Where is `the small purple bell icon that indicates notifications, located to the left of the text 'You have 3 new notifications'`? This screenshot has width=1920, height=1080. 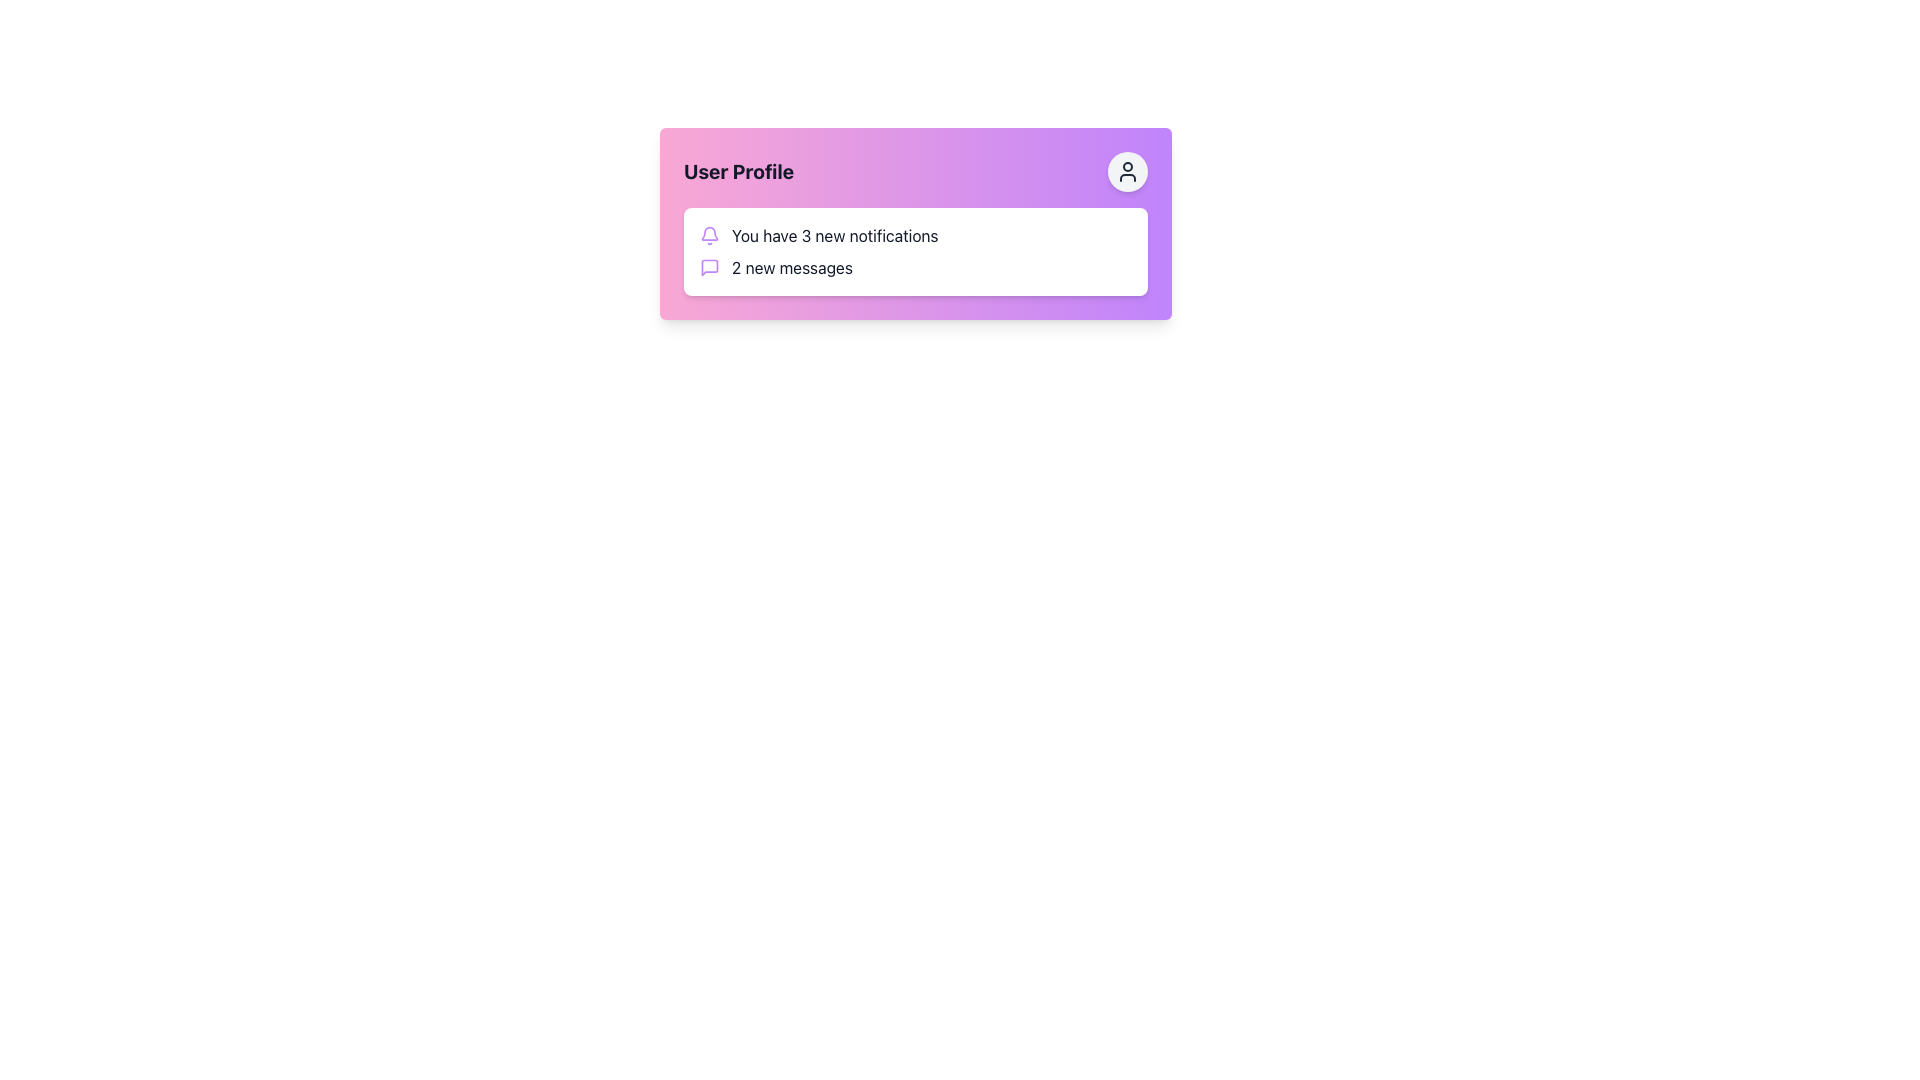
the small purple bell icon that indicates notifications, located to the left of the text 'You have 3 new notifications' is located at coordinates (710, 234).